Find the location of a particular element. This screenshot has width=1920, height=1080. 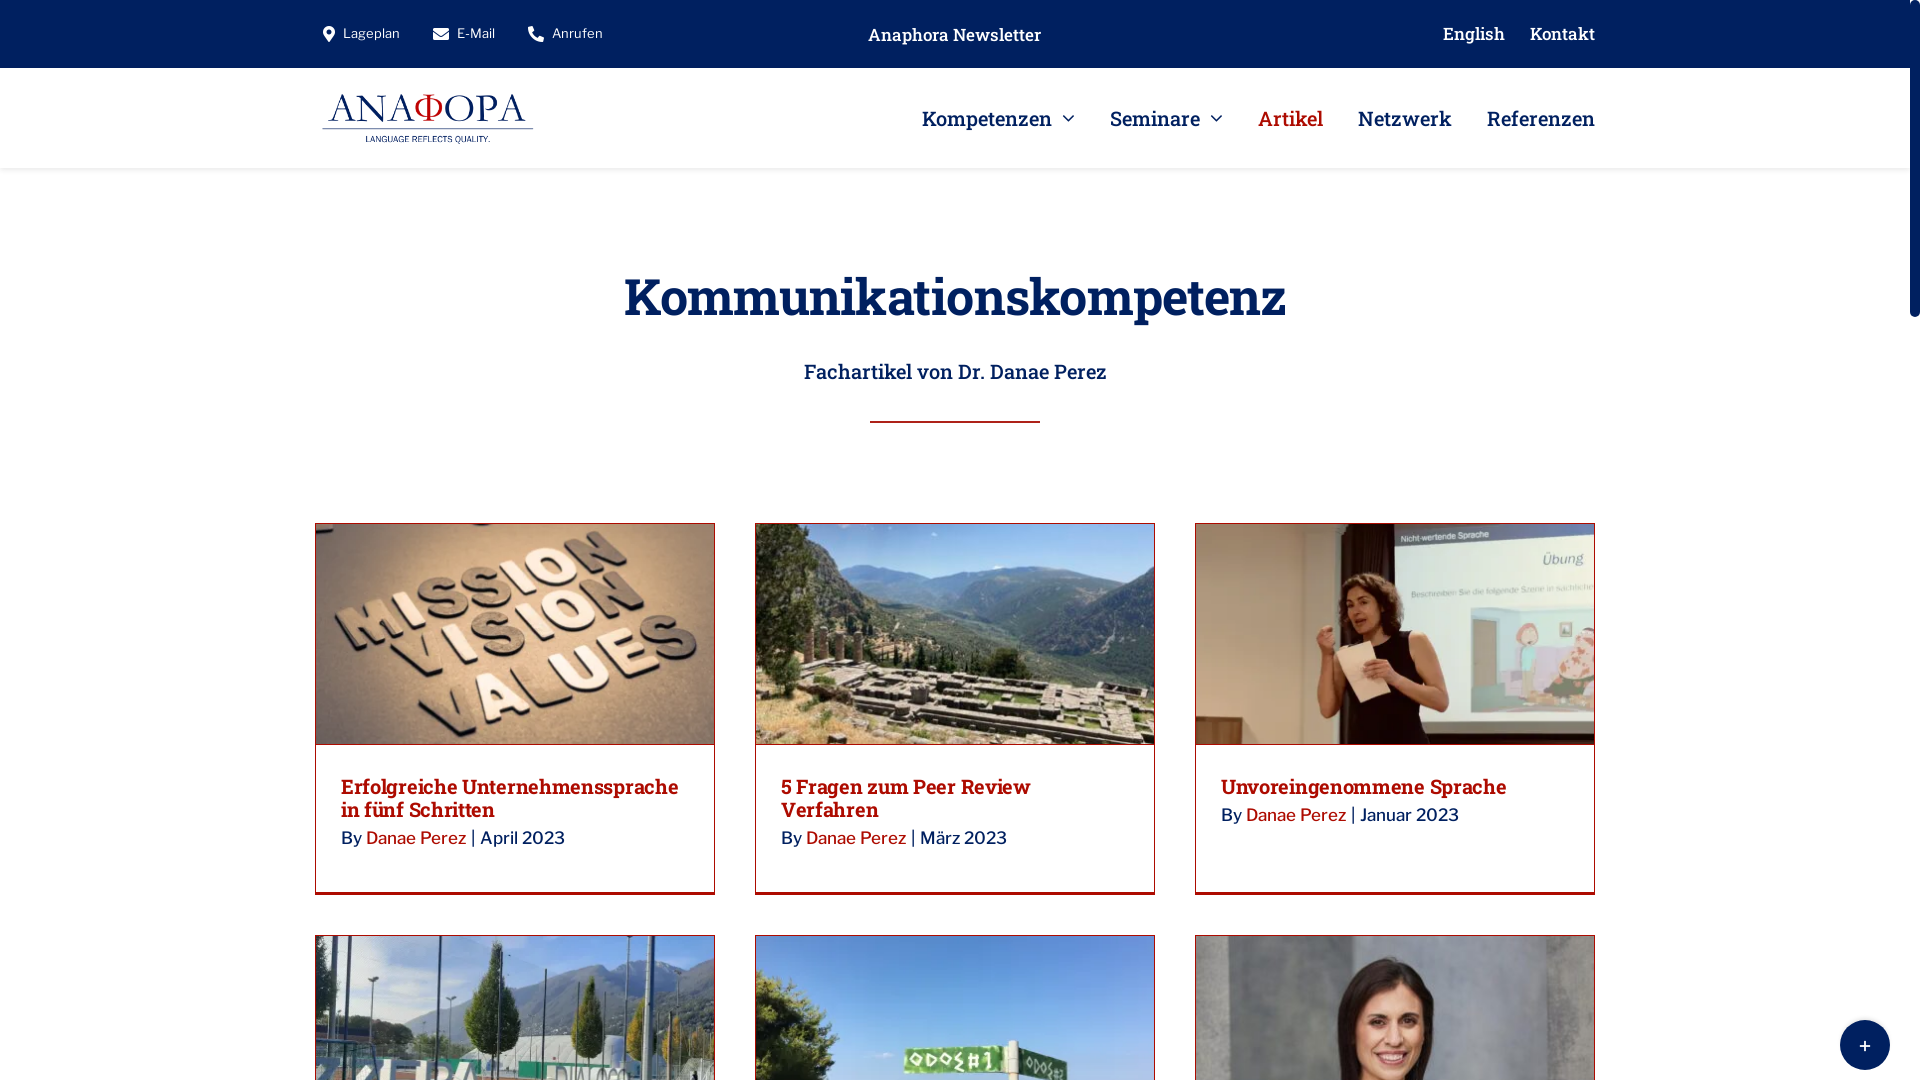

'Seminare' is located at coordinates (1166, 118).